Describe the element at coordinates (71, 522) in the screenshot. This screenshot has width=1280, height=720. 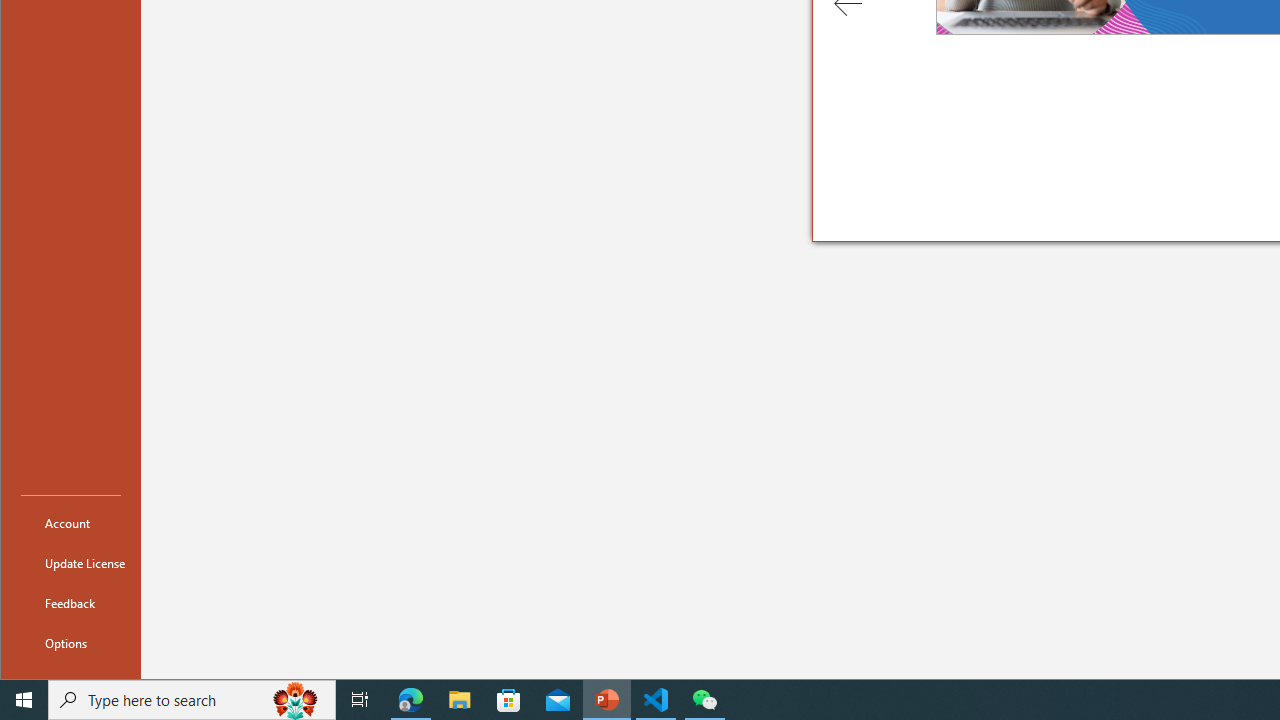
I see `'Account'` at that location.